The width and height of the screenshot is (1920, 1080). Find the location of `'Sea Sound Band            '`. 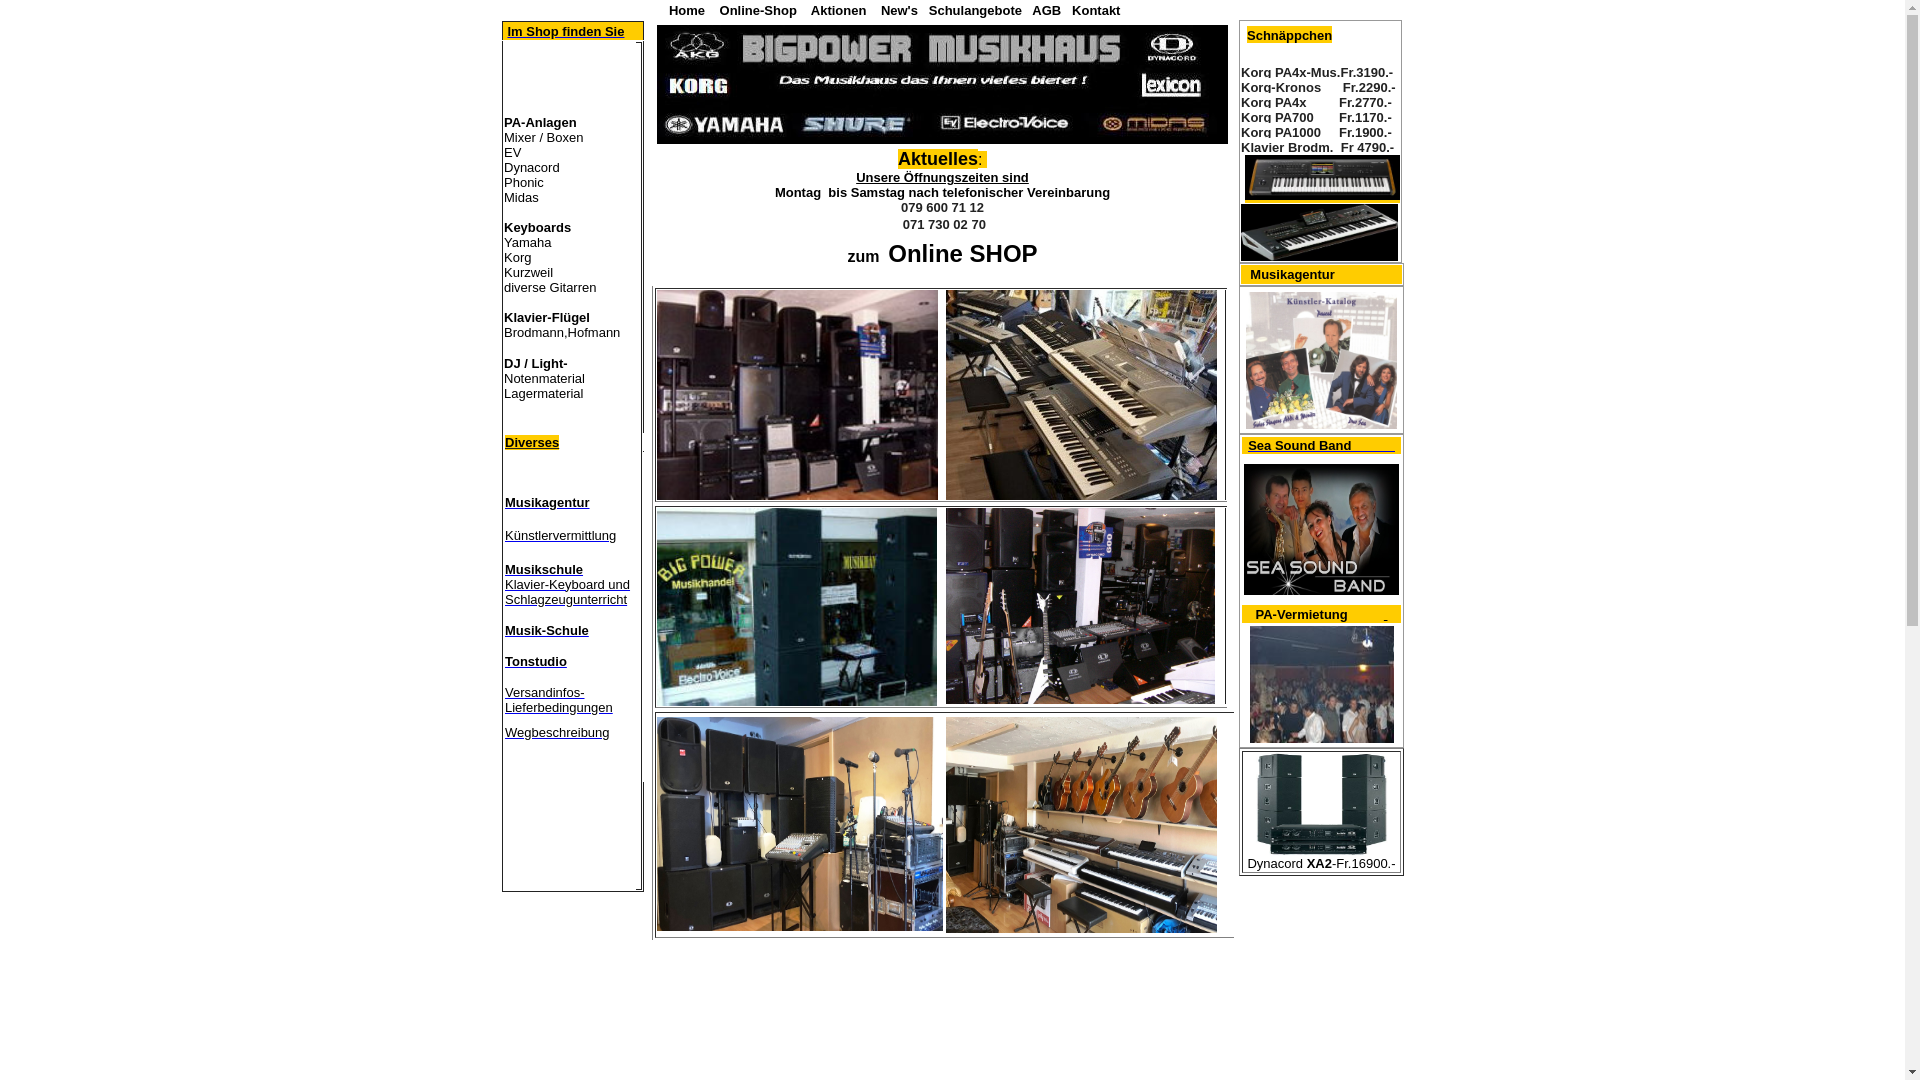

'Sea Sound Band            ' is located at coordinates (1321, 444).